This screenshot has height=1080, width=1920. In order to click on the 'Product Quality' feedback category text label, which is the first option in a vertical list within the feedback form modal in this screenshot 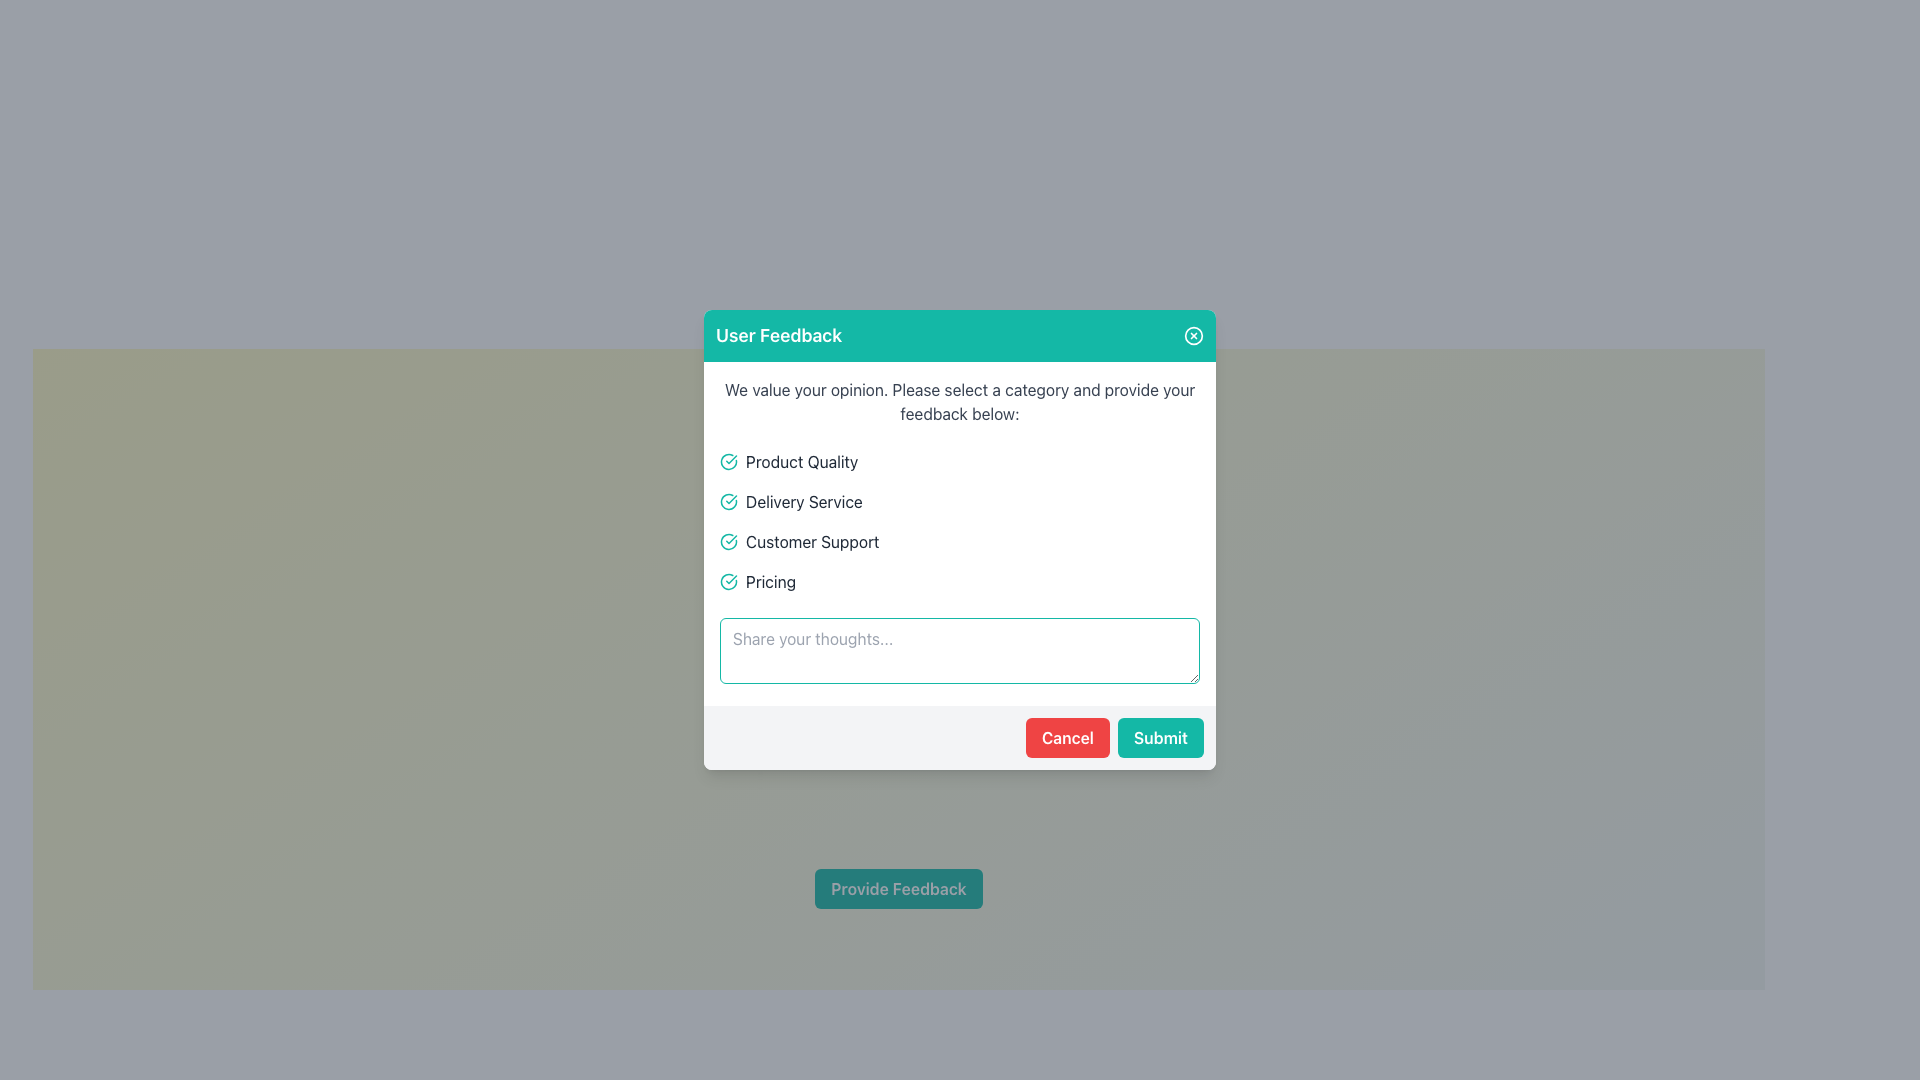, I will do `click(802, 462)`.